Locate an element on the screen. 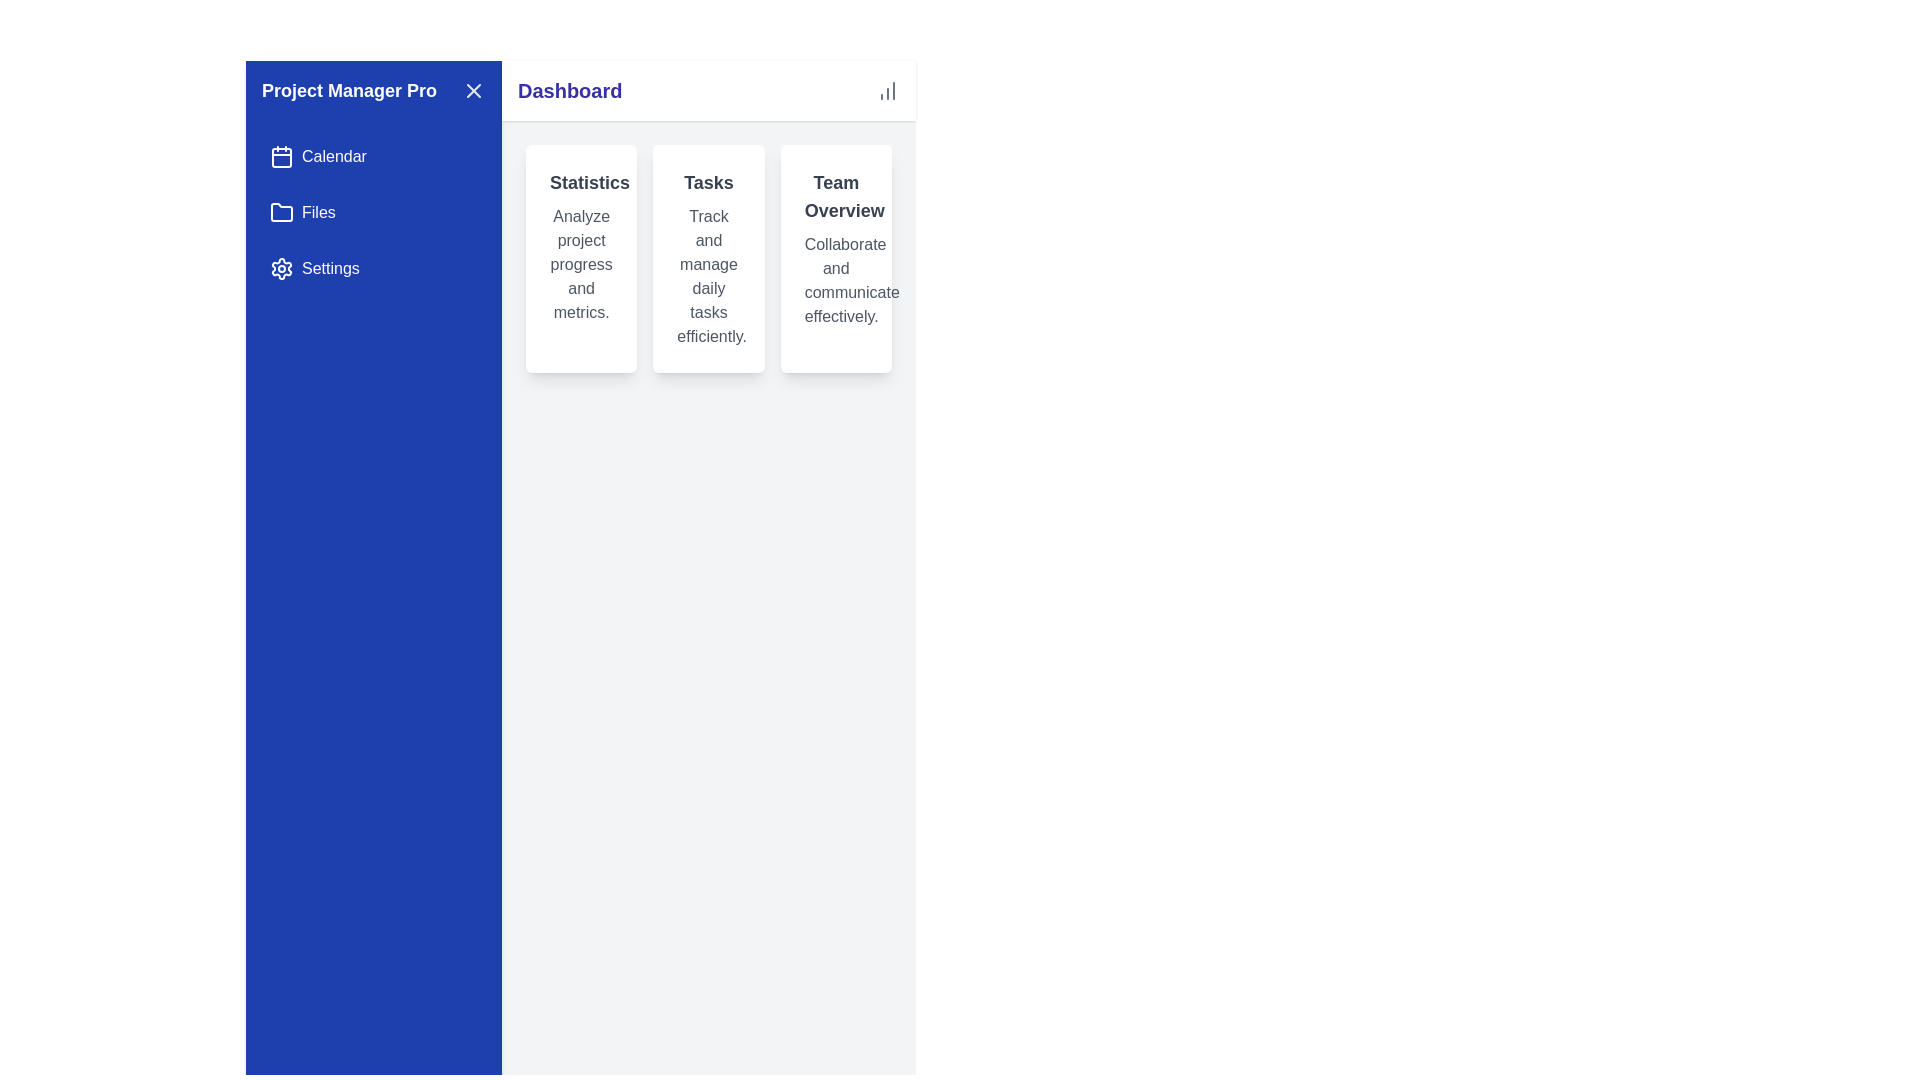 This screenshot has width=1920, height=1080. the Calendar icon located in the sidebar navigation menu under 'Project Manager Pro' is located at coordinates (281, 156).